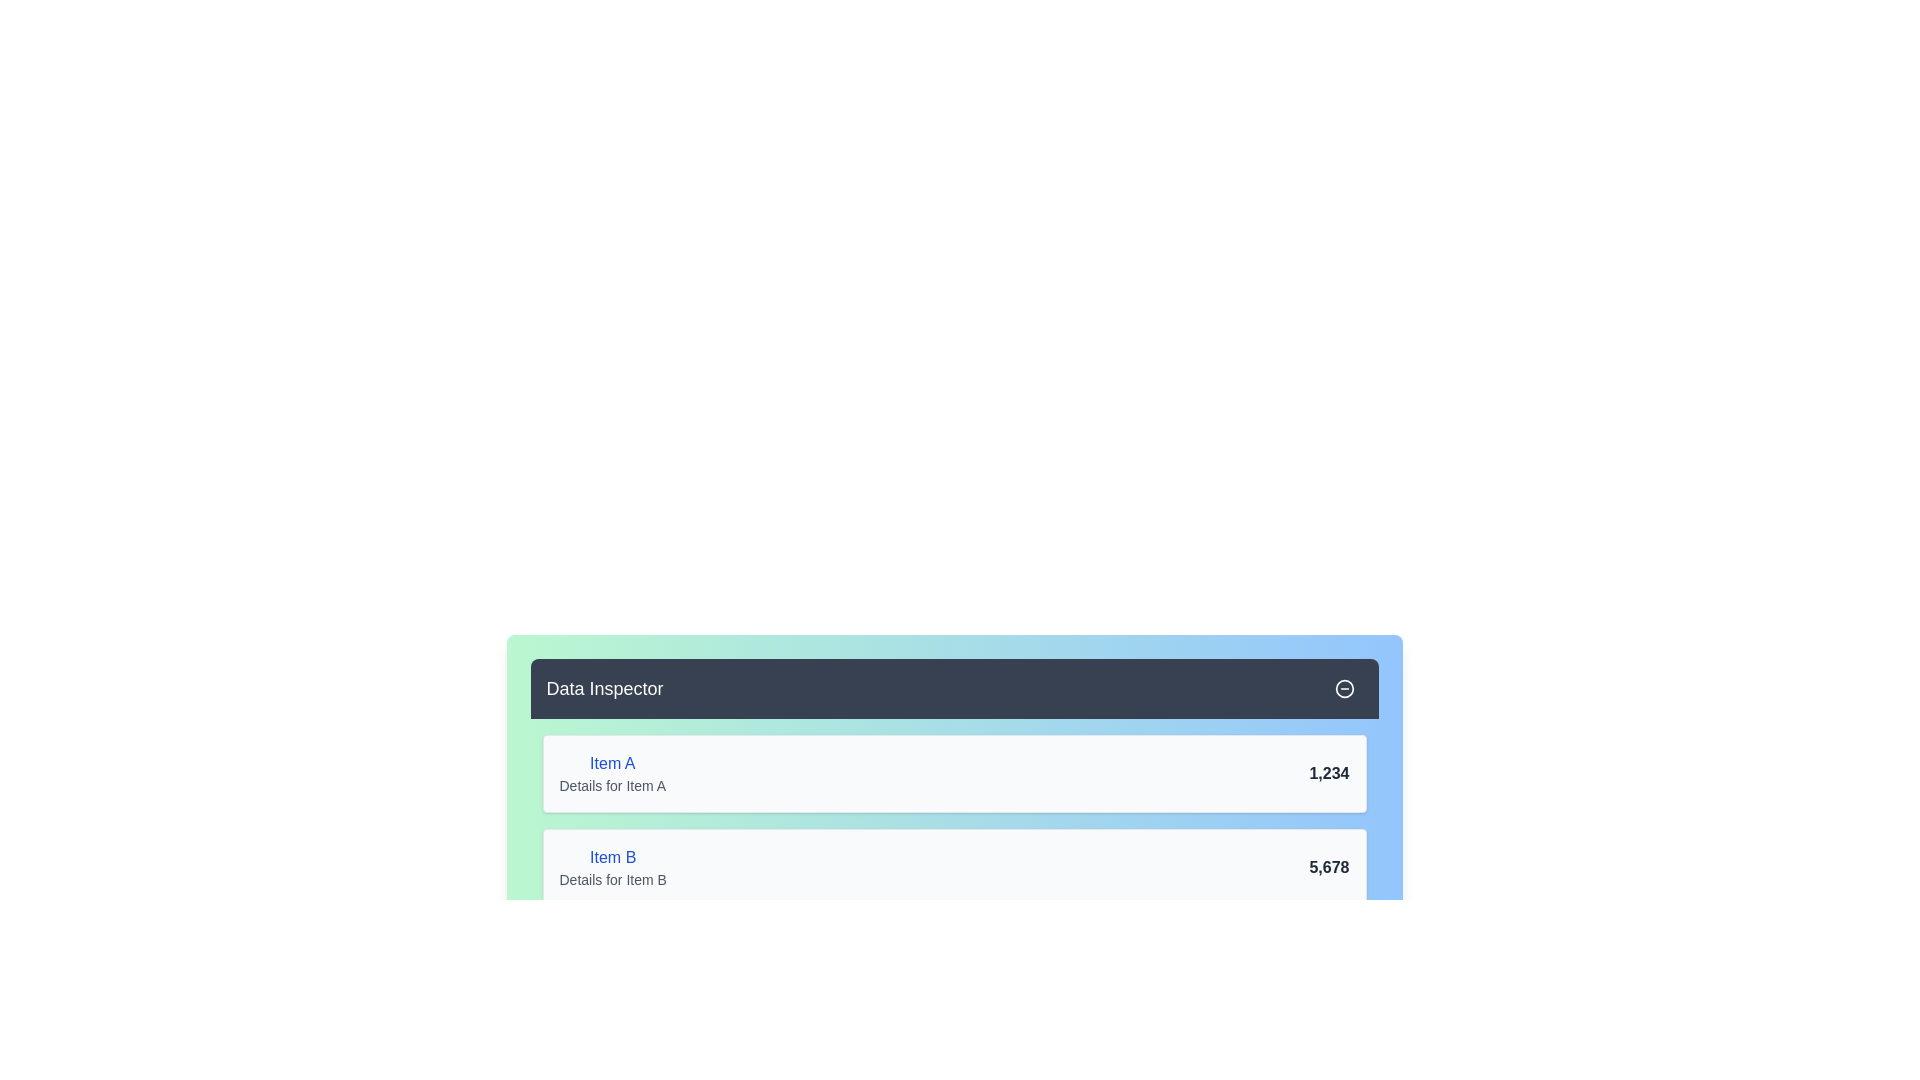 The height and width of the screenshot is (1080, 1920). Describe the element at coordinates (1344, 688) in the screenshot. I see `the compact circular icon button with a minus sign inside a circle, located on the far-right side of the horizontal toolbar at the top of the card` at that location.